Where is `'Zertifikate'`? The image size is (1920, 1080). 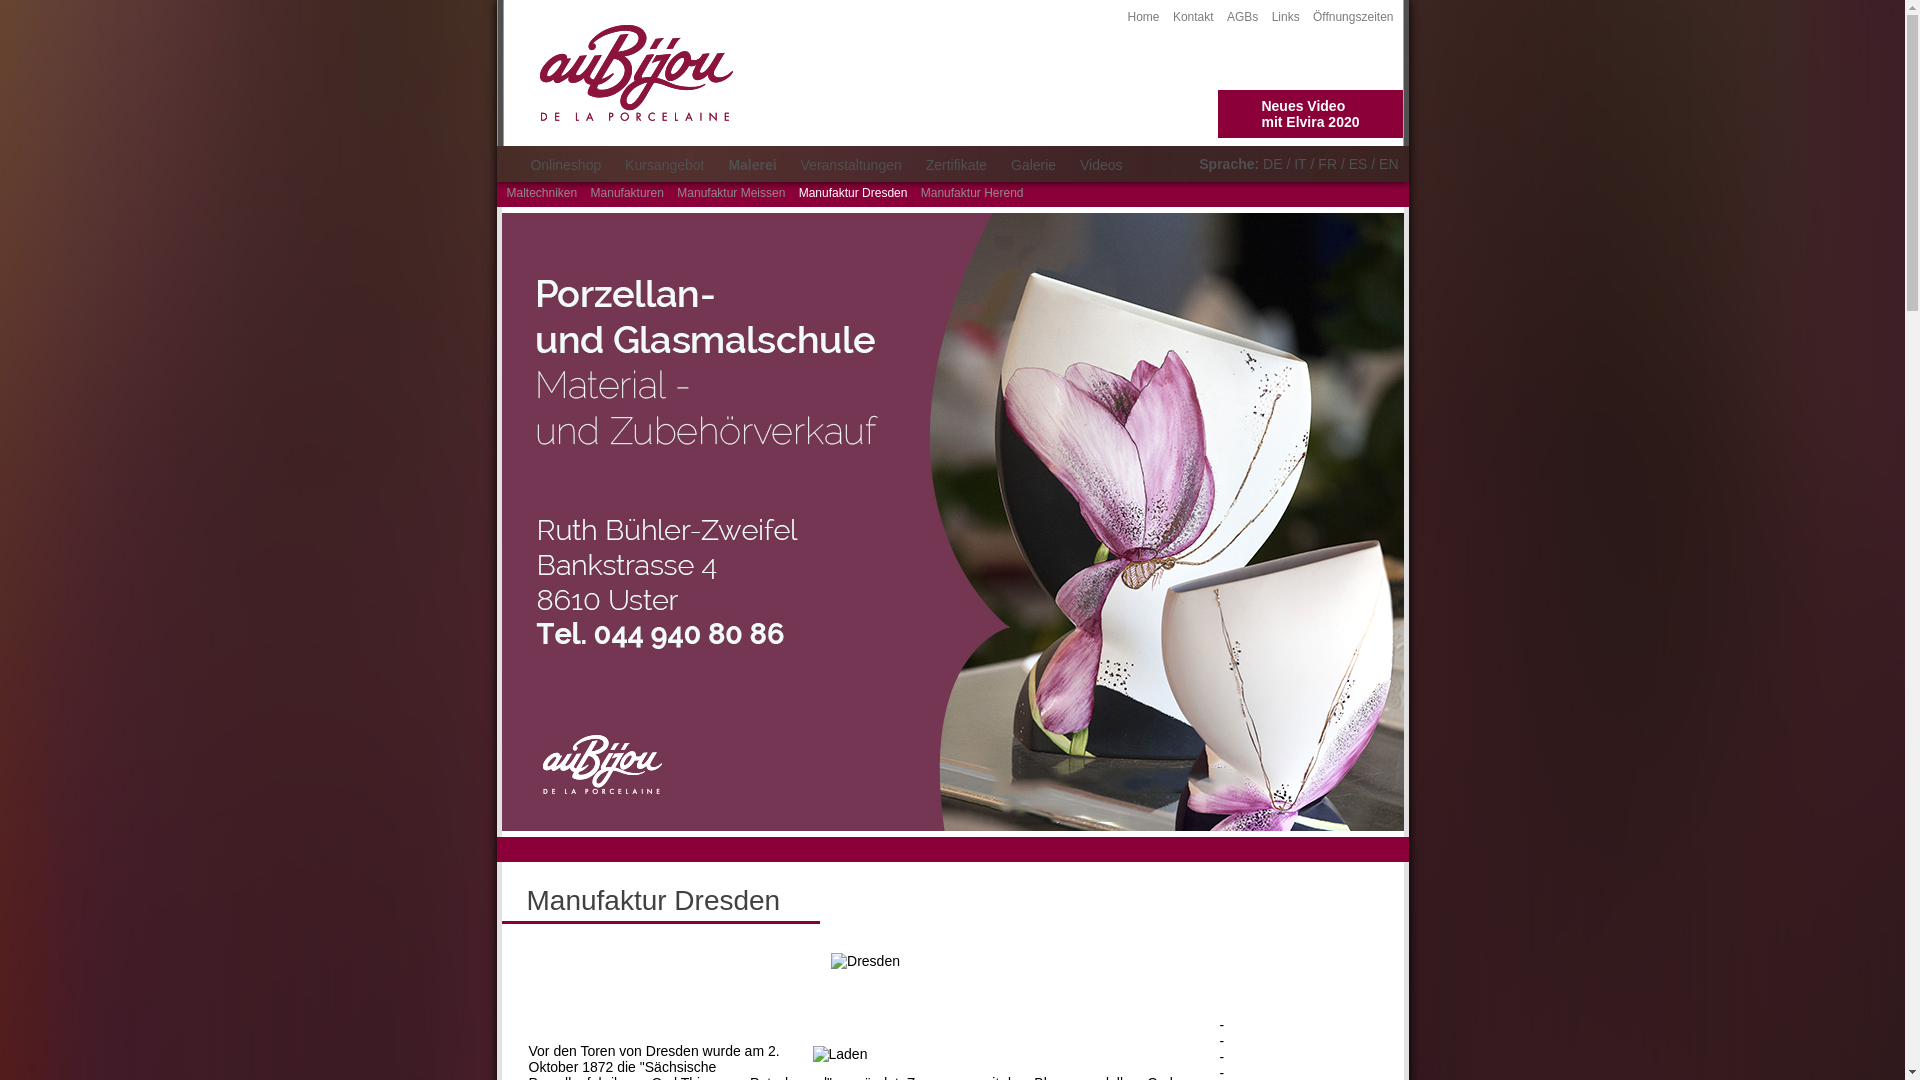
'Zertifikate' is located at coordinates (955, 164).